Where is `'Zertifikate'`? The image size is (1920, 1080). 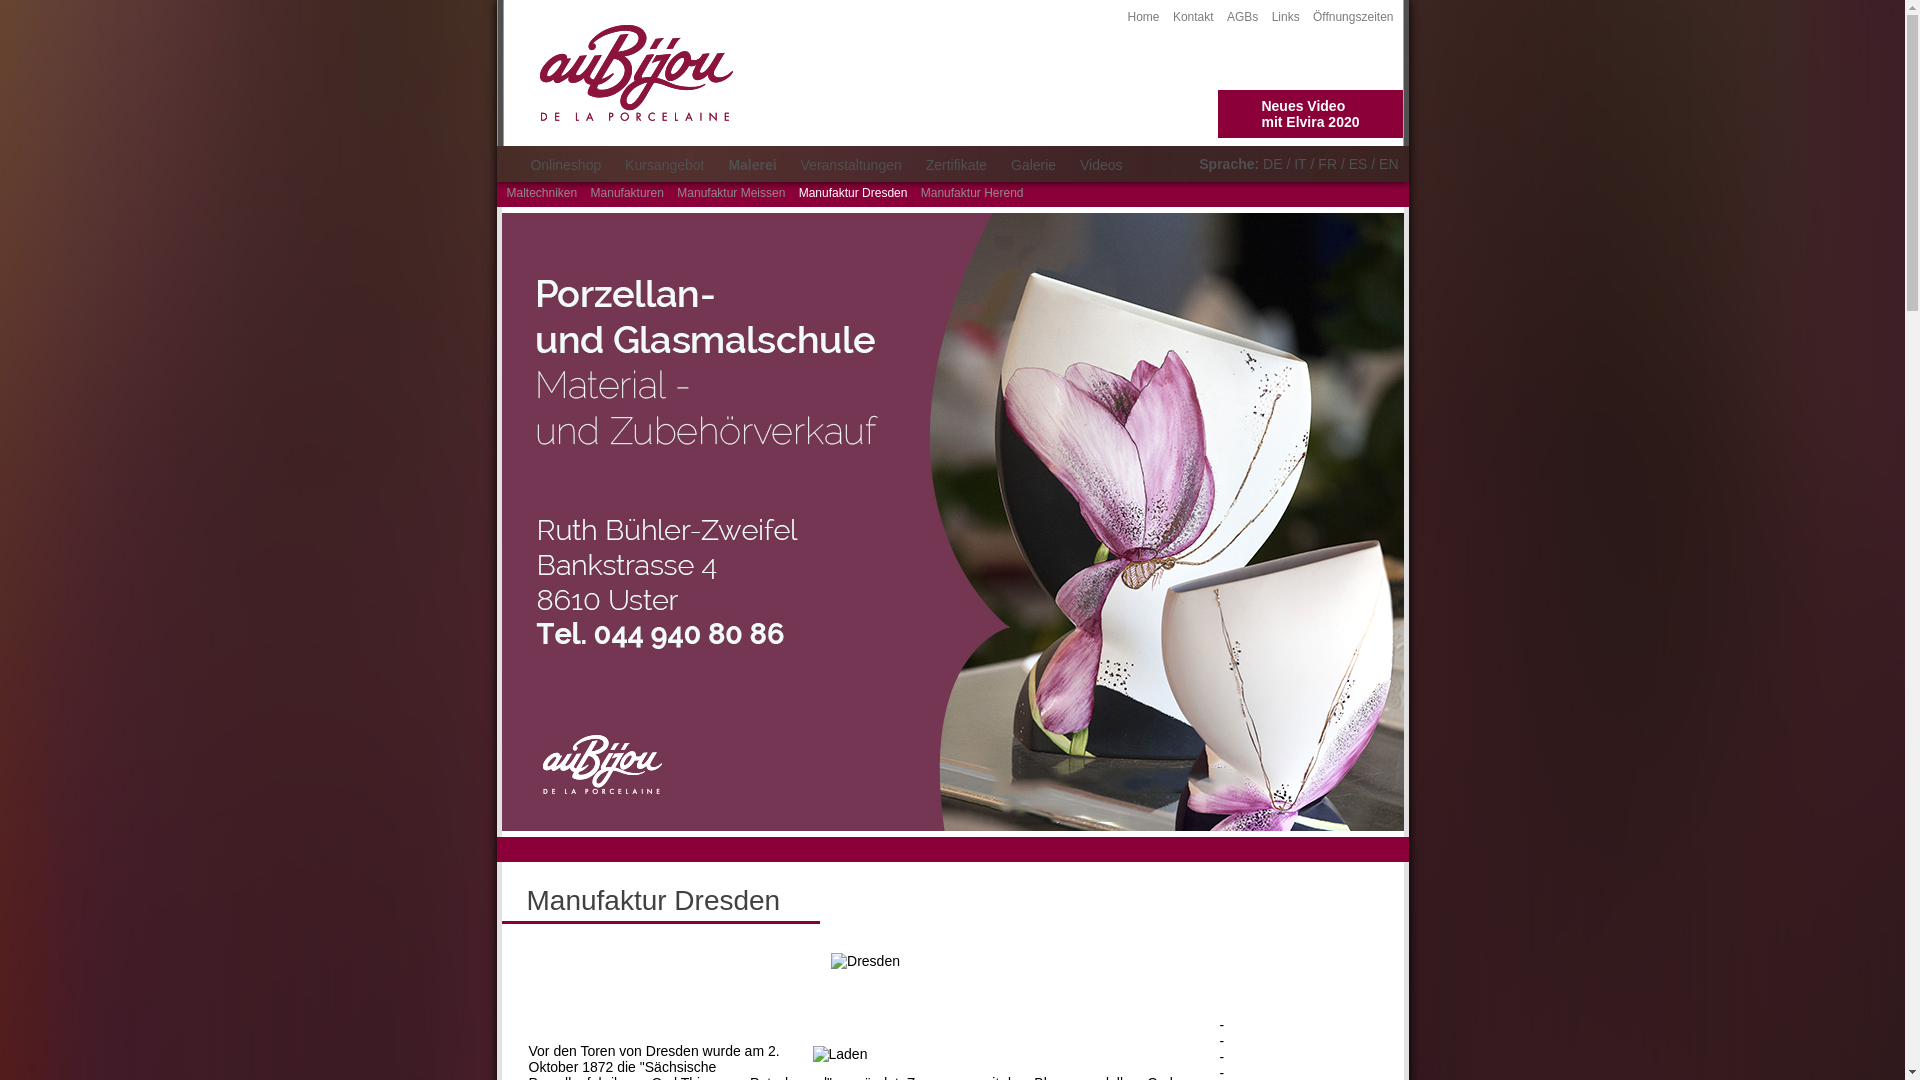
'Zertifikate' is located at coordinates (955, 164).